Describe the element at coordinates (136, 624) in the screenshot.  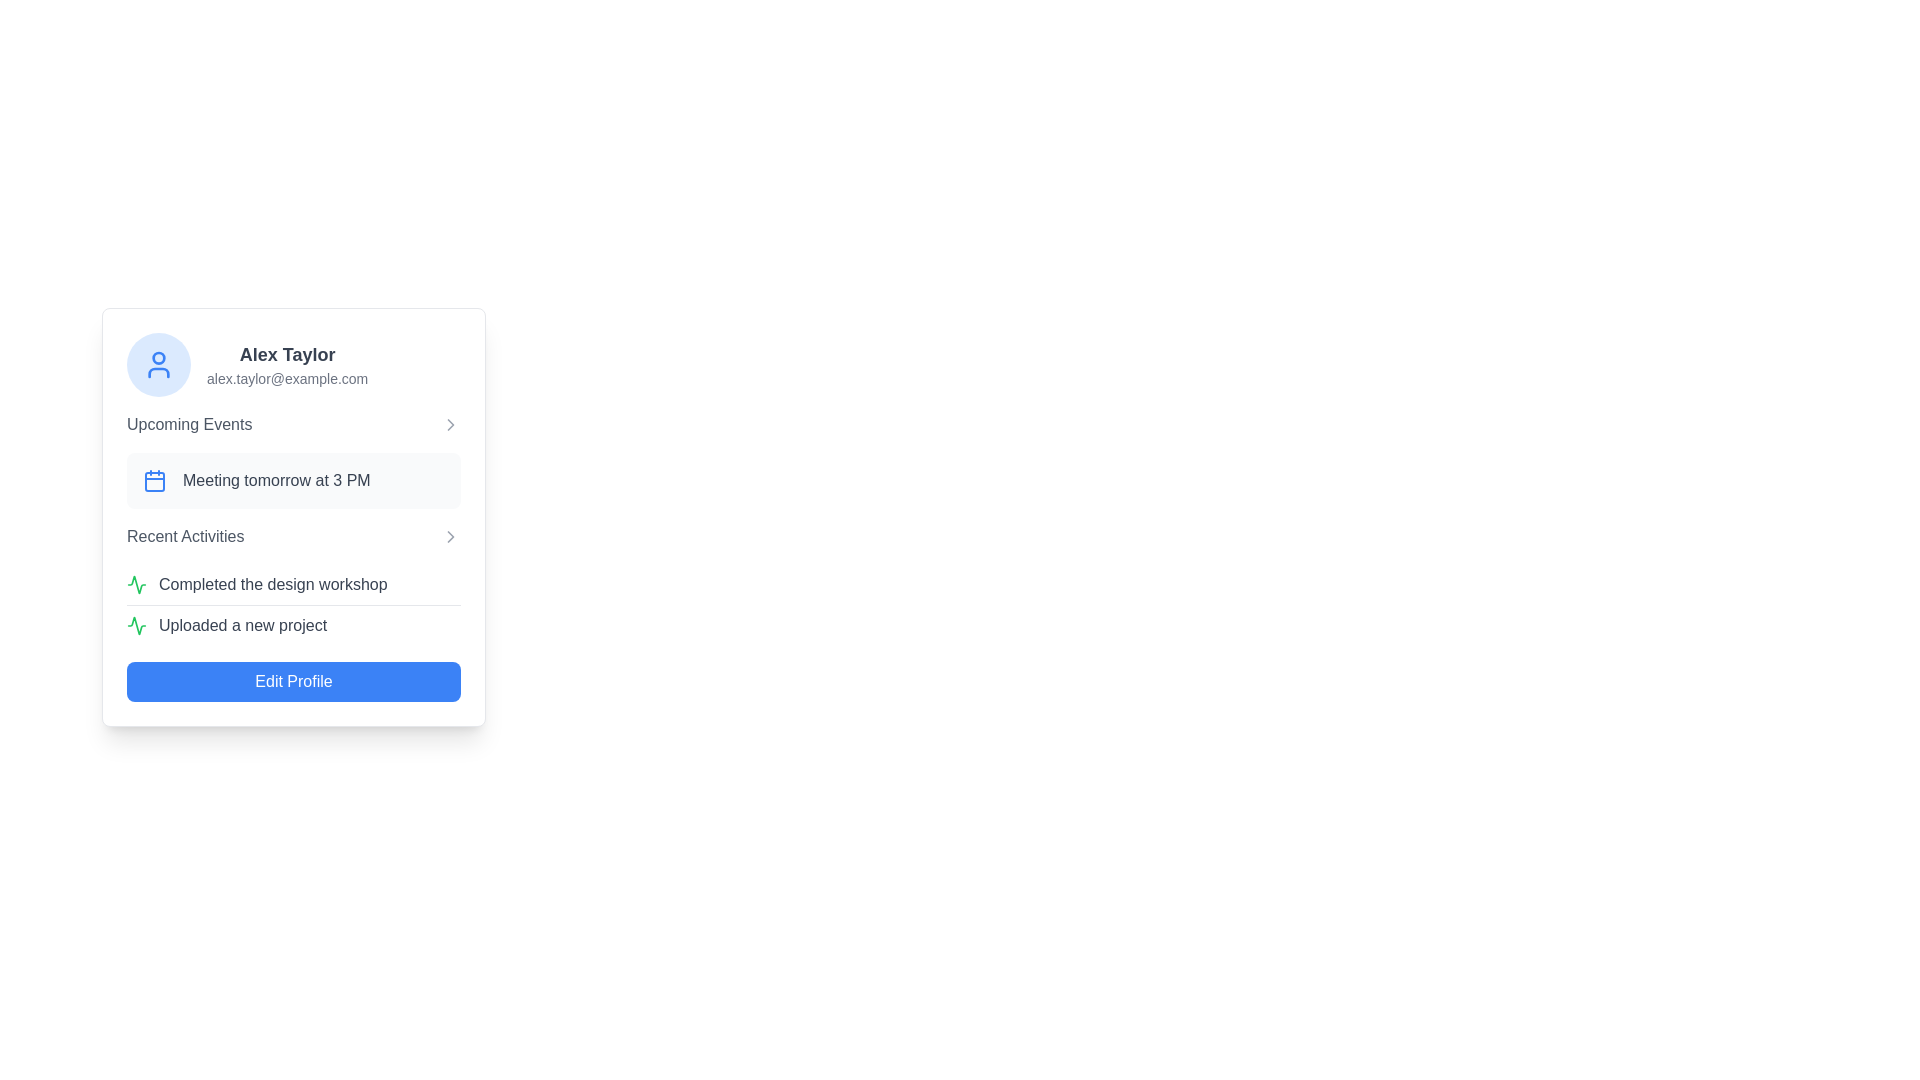
I see `the vivid green waveform icon located in the 'Recent Activities' section, preceding the text 'Completed the design workshop.'` at that location.